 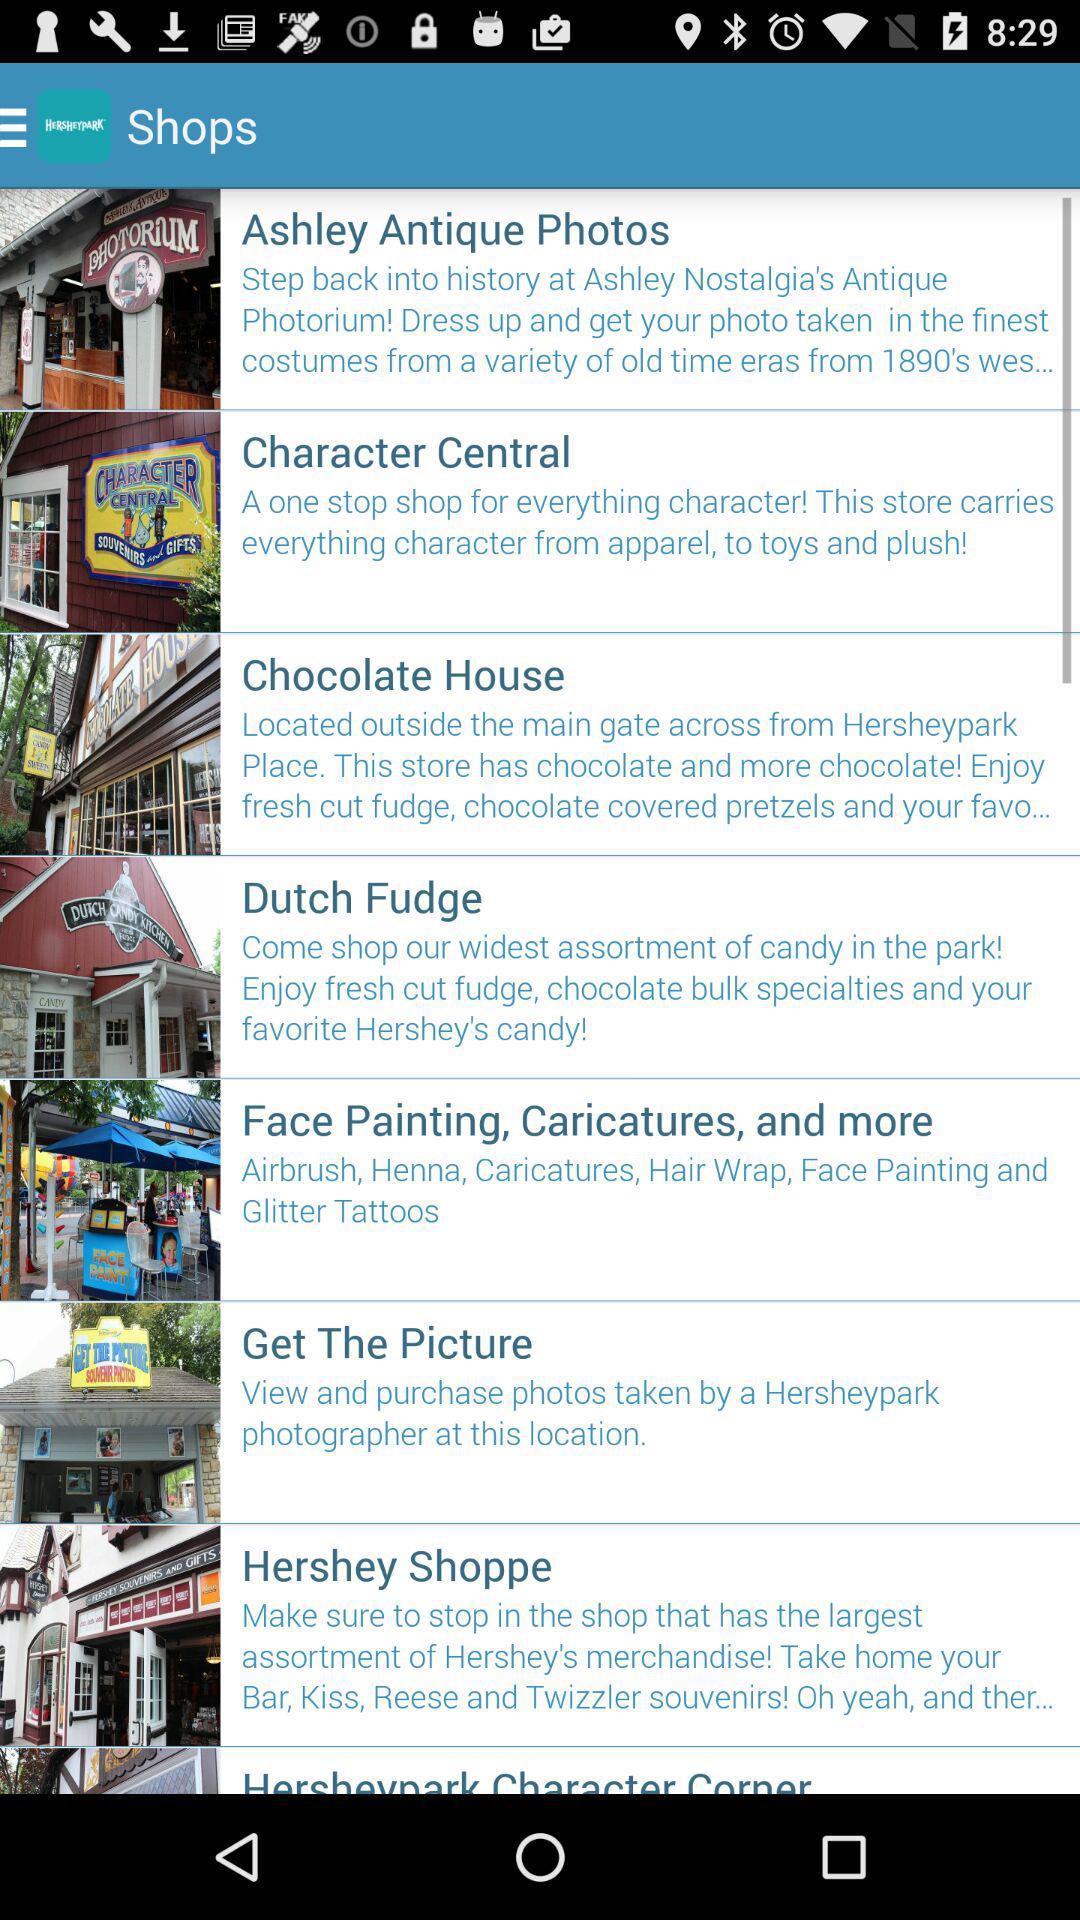 I want to click on the dutch fudge item, so click(x=650, y=895).